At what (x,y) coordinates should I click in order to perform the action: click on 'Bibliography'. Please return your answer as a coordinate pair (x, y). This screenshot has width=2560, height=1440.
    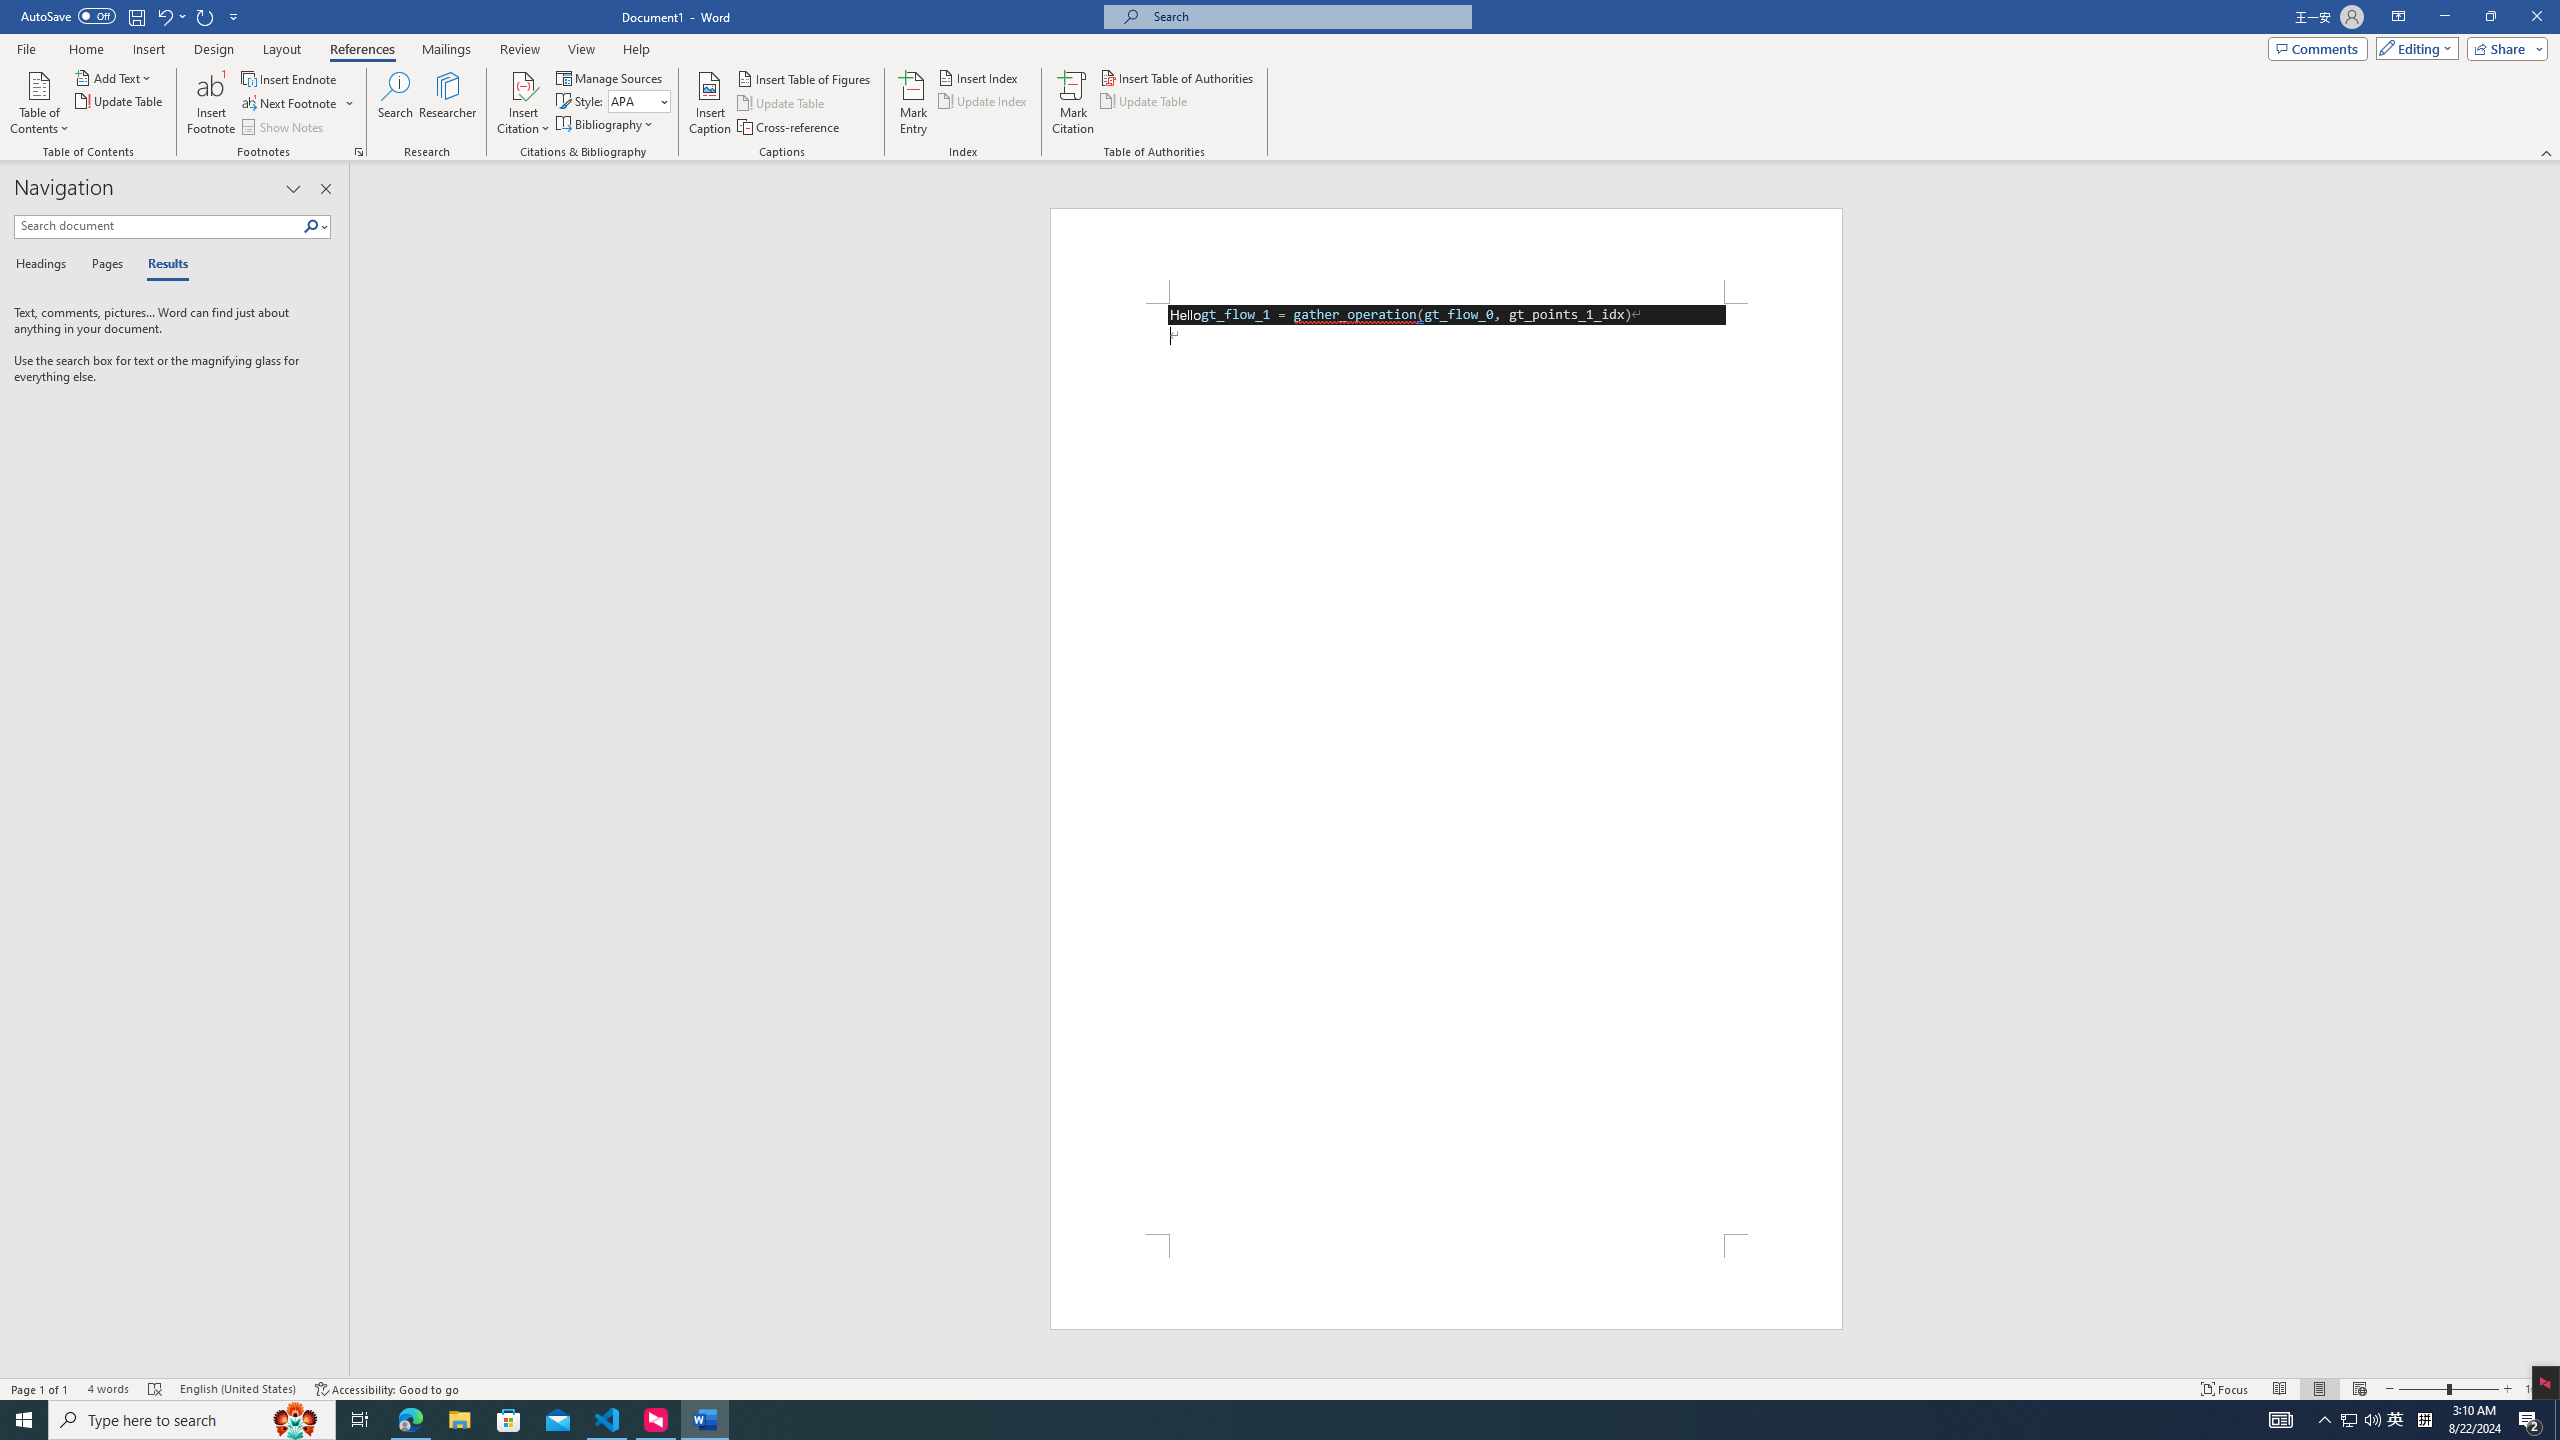
    Looking at the image, I should click on (606, 122).